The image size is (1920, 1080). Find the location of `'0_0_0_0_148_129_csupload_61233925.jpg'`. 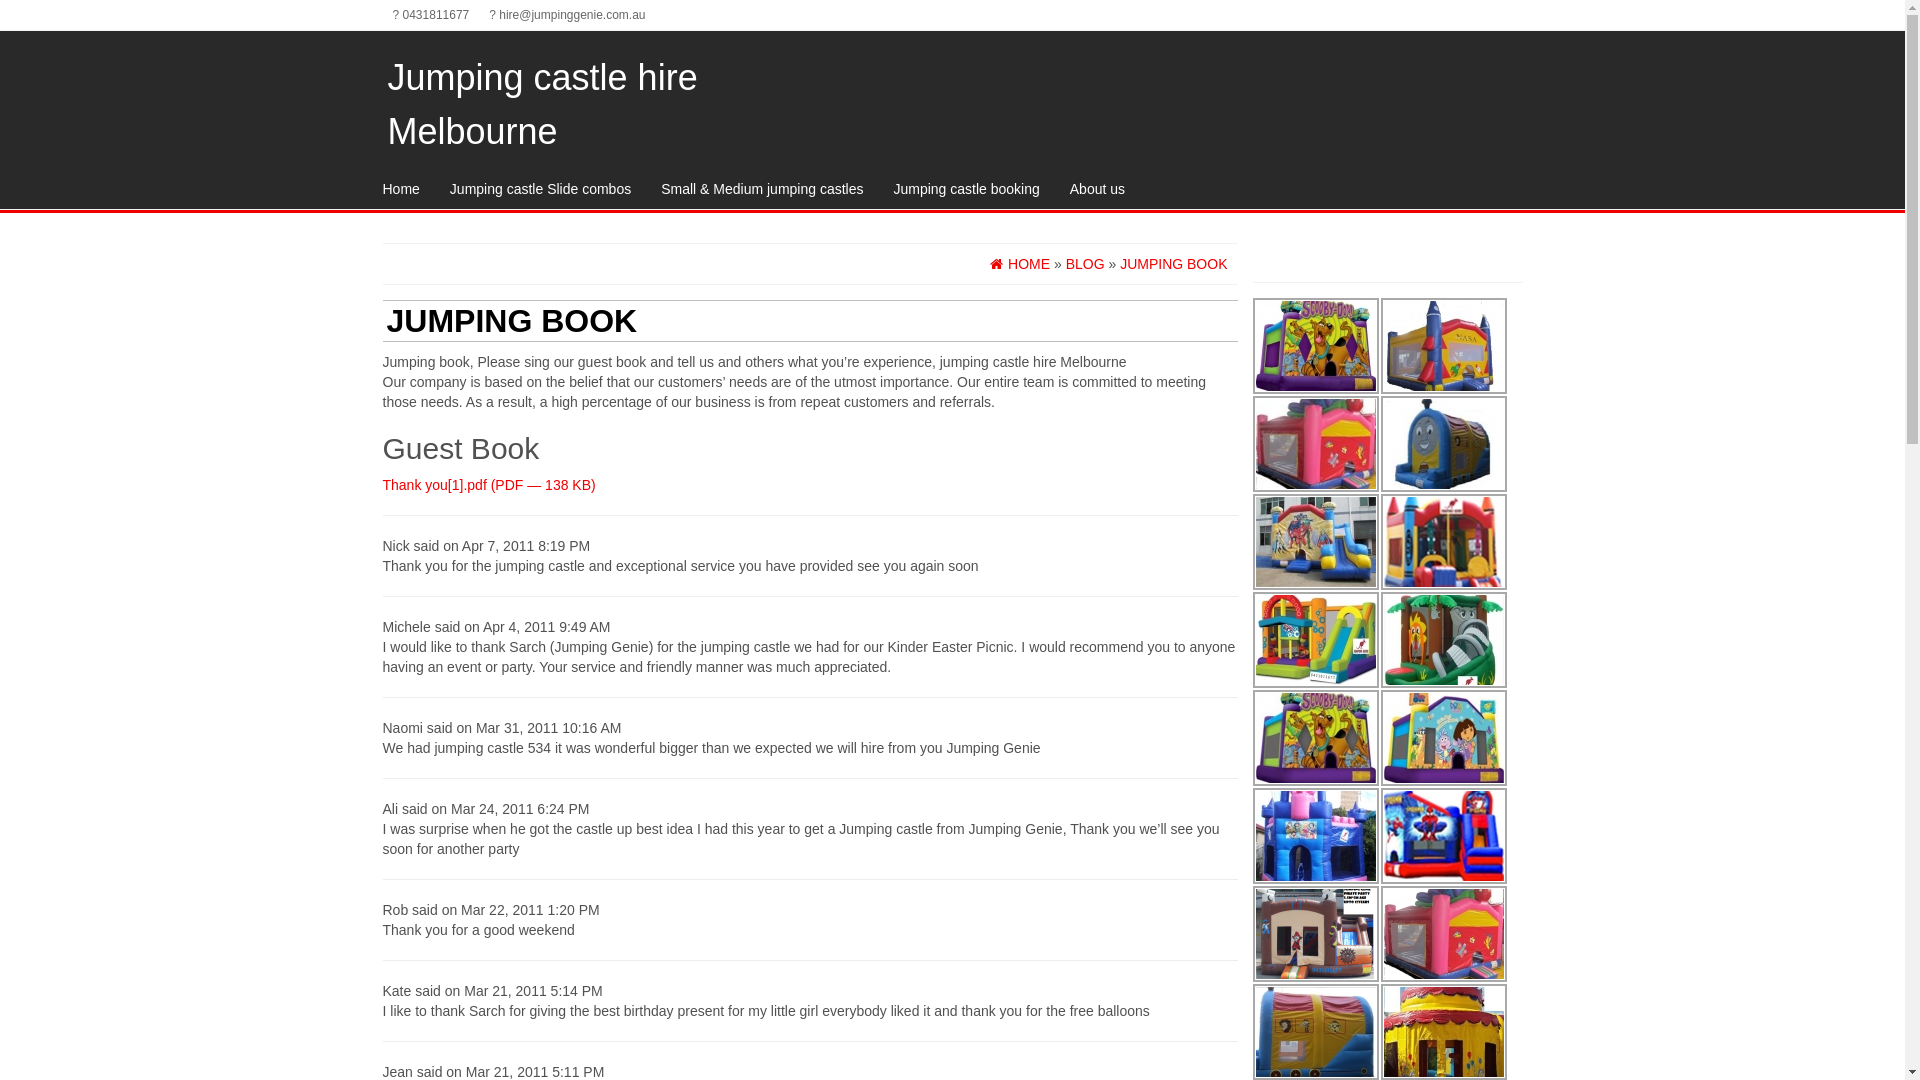

'0_0_0_0_148_129_csupload_61233925.jpg' is located at coordinates (1315, 442).